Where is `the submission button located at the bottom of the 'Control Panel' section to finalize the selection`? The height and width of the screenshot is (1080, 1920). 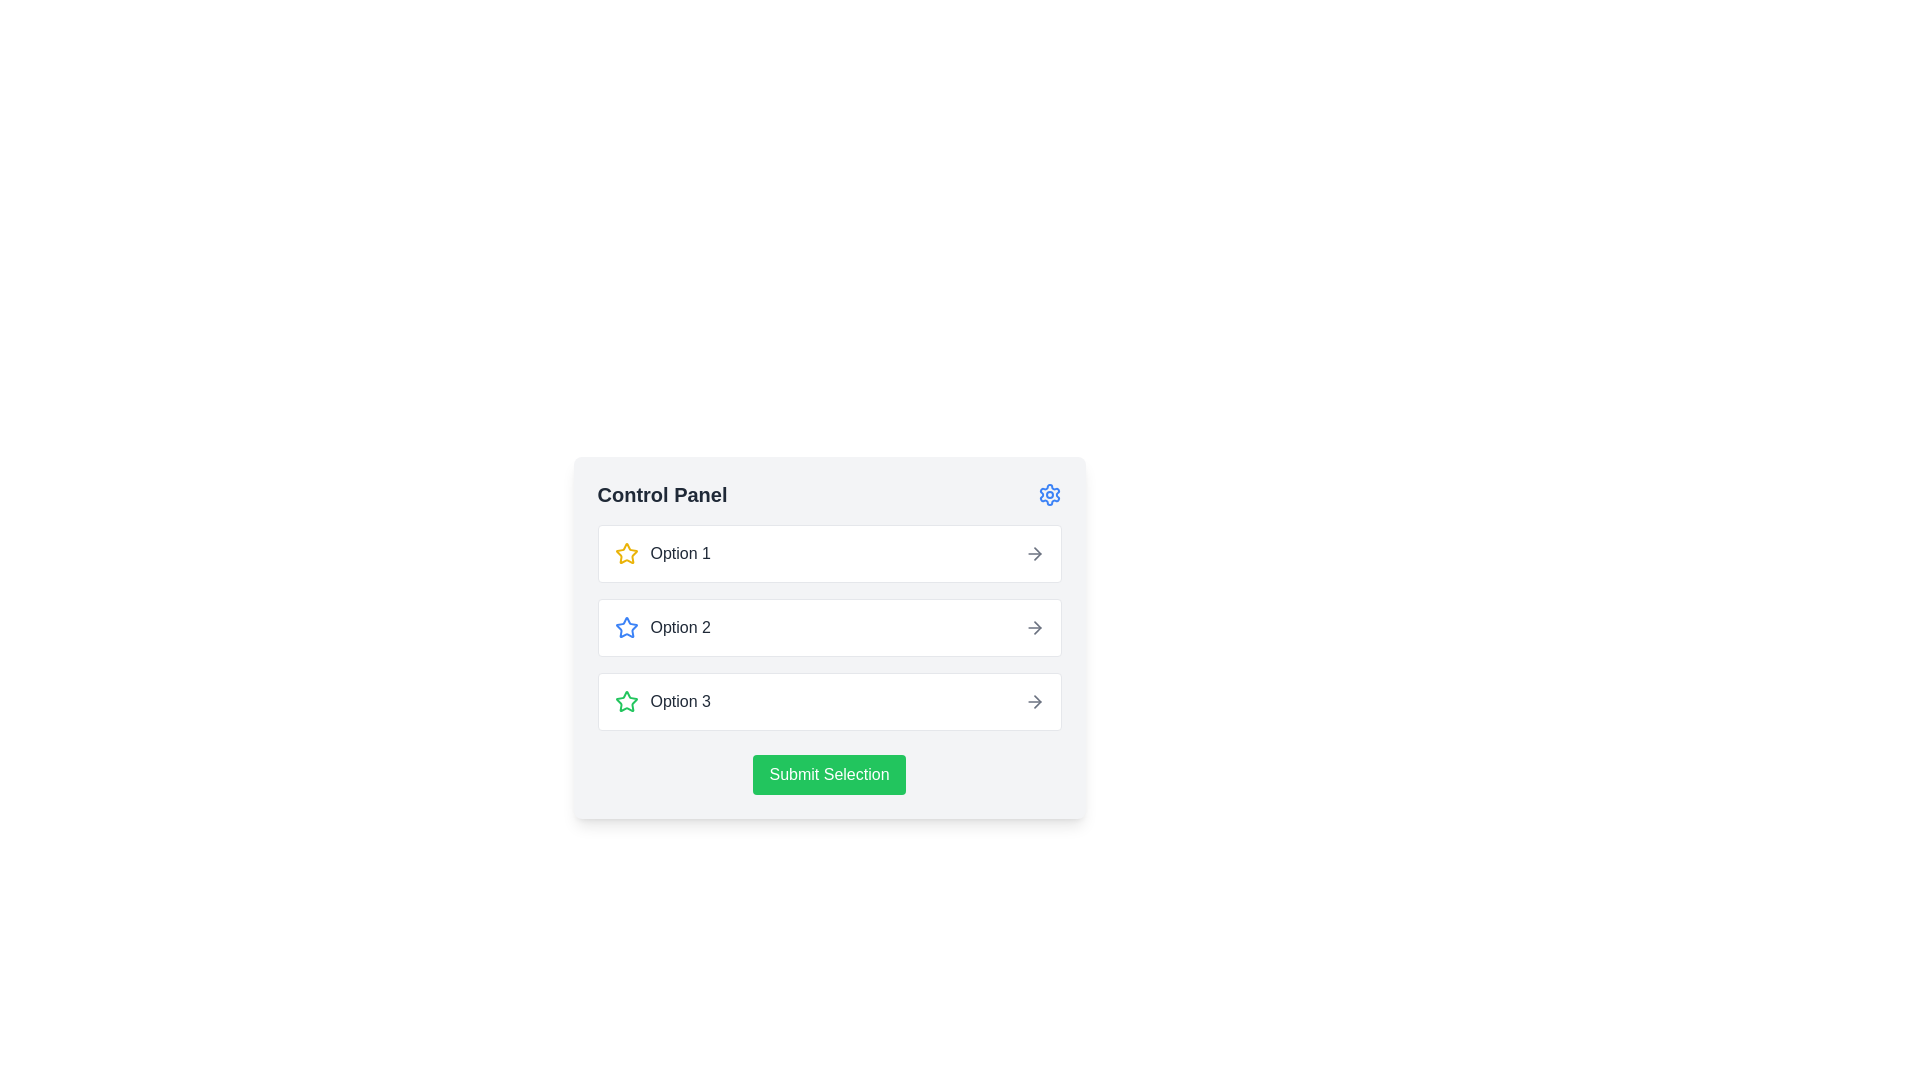
the submission button located at the bottom of the 'Control Panel' section to finalize the selection is located at coordinates (829, 774).